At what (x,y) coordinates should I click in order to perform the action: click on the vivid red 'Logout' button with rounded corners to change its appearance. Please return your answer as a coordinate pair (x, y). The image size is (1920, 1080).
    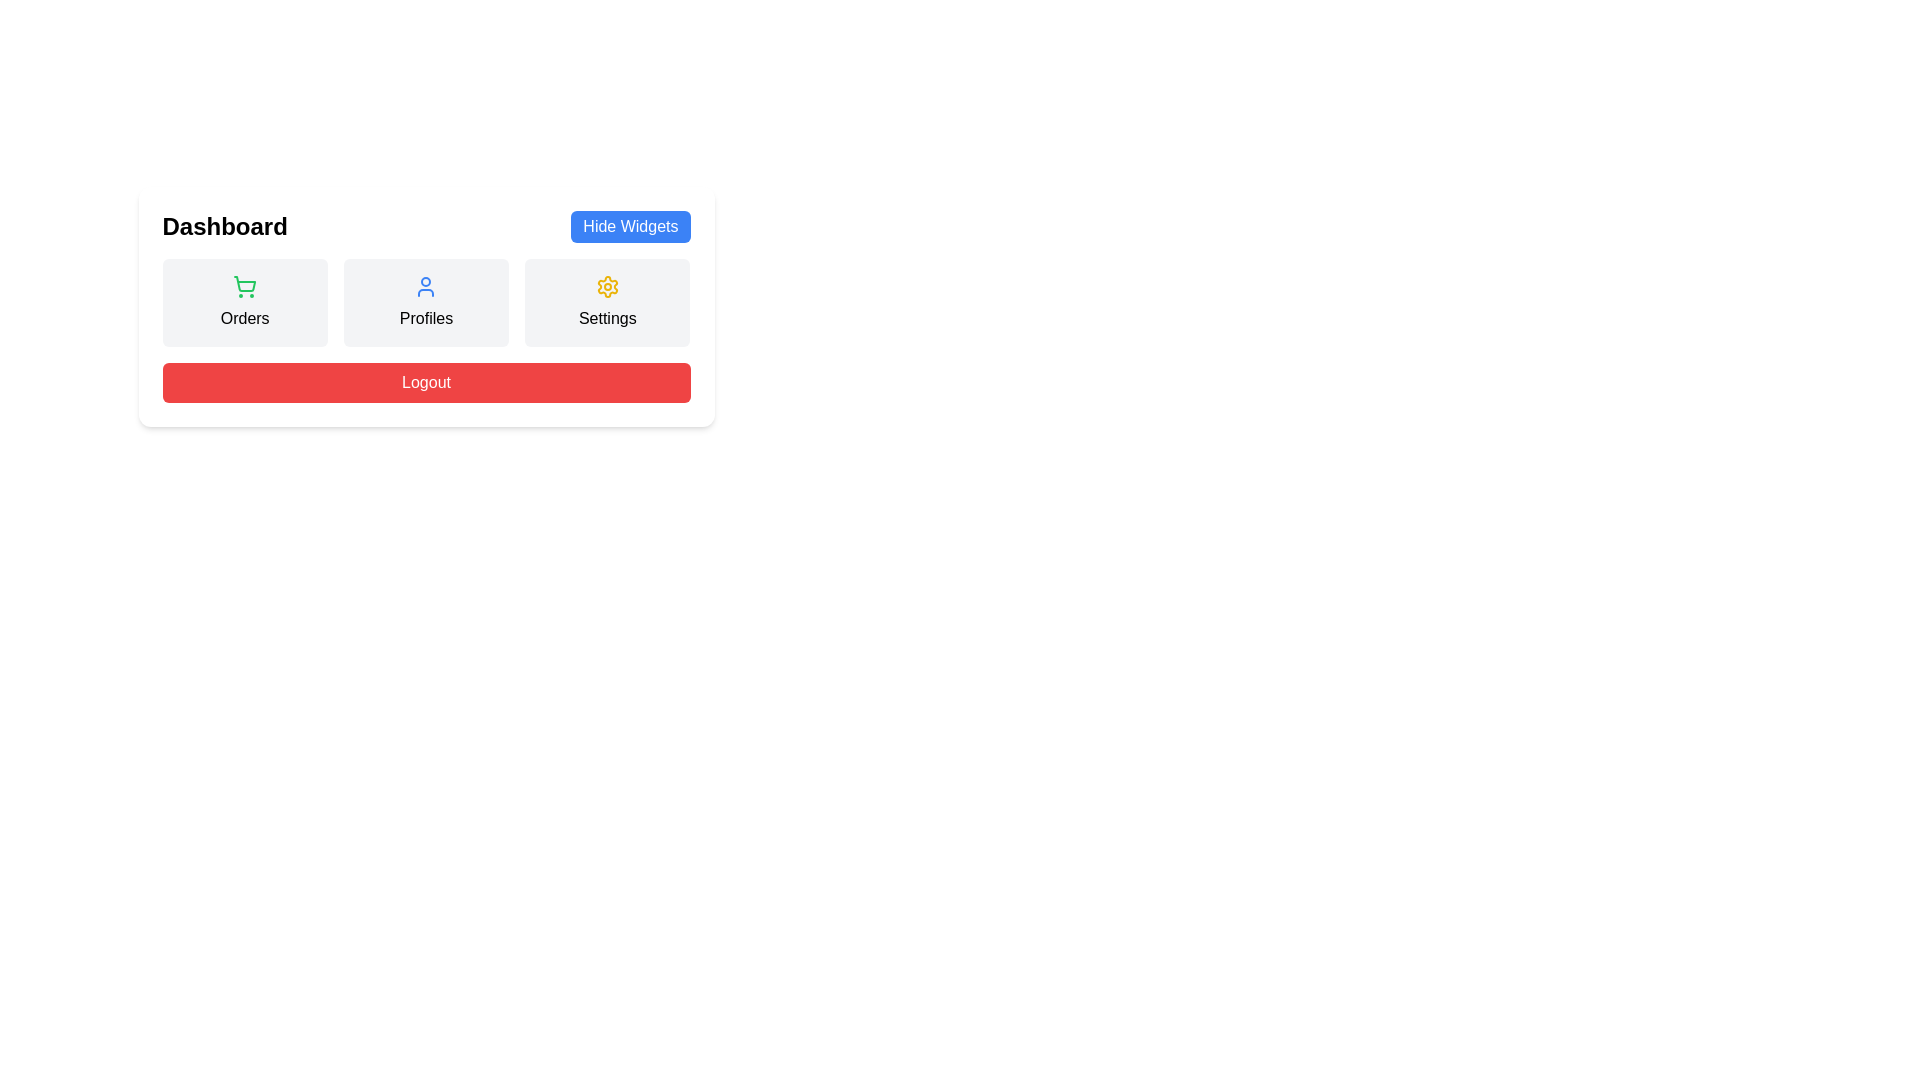
    Looking at the image, I should click on (425, 382).